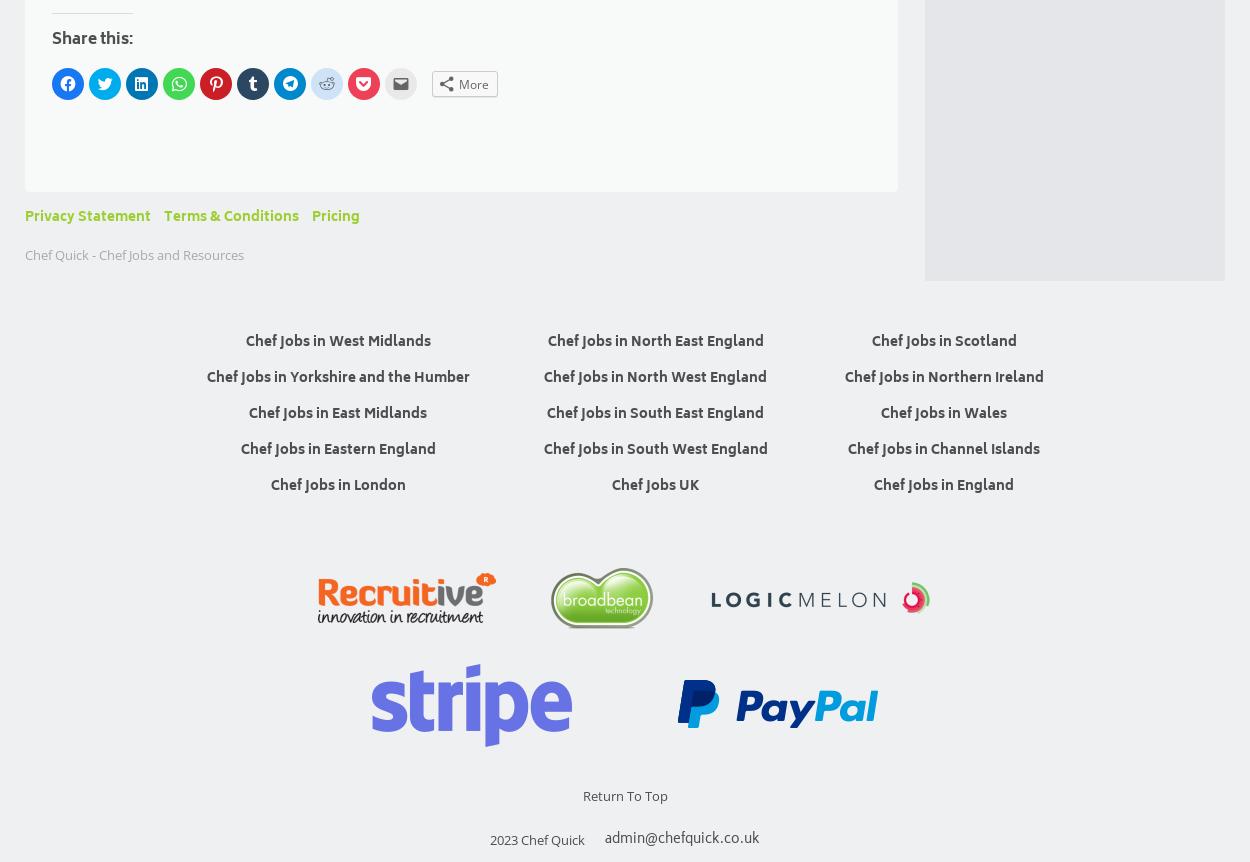 The width and height of the screenshot is (1250, 862). What do you see at coordinates (655, 377) in the screenshot?
I see `'Chef Jobs in North West England'` at bounding box center [655, 377].